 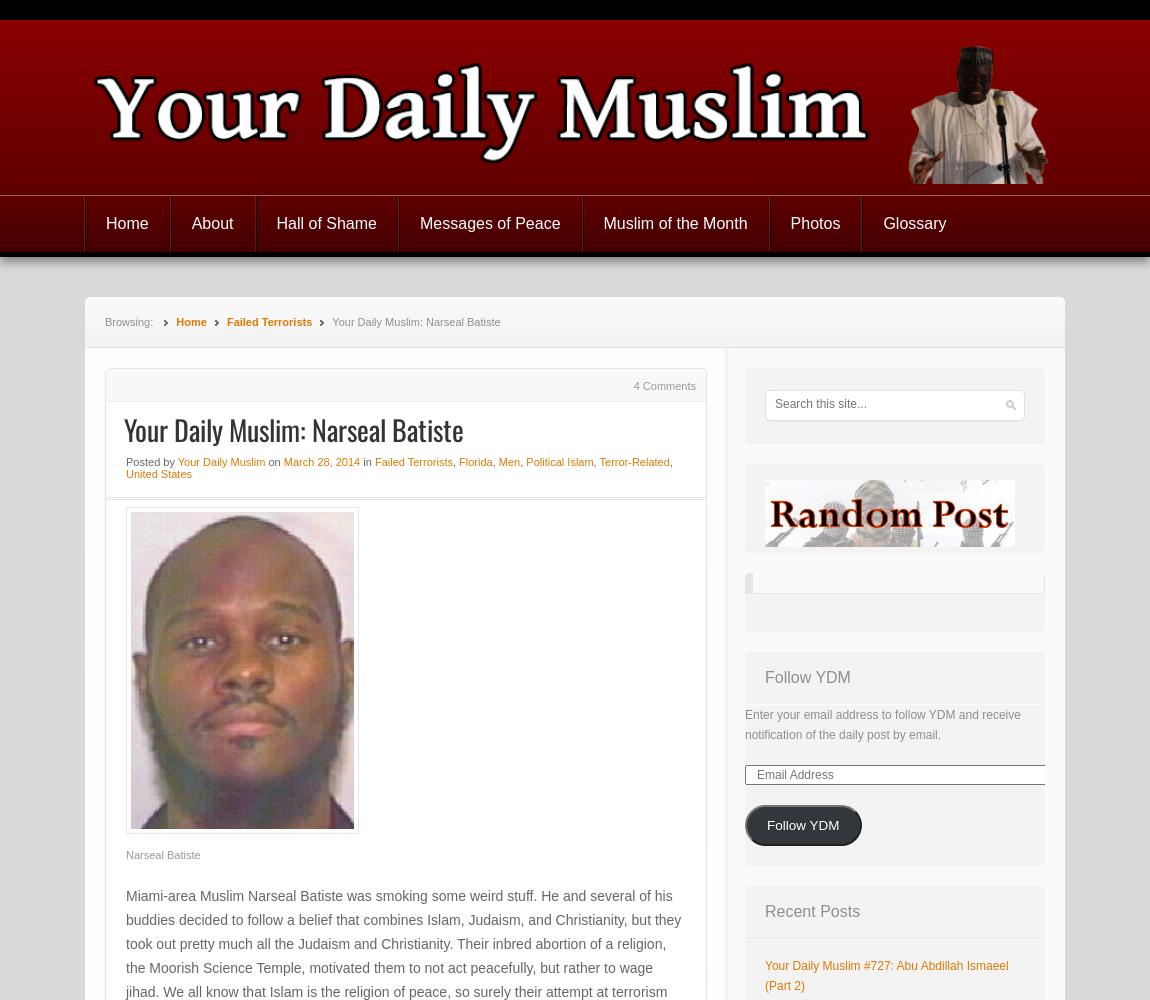 What do you see at coordinates (273, 461) in the screenshot?
I see `'on'` at bounding box center [273, 461].